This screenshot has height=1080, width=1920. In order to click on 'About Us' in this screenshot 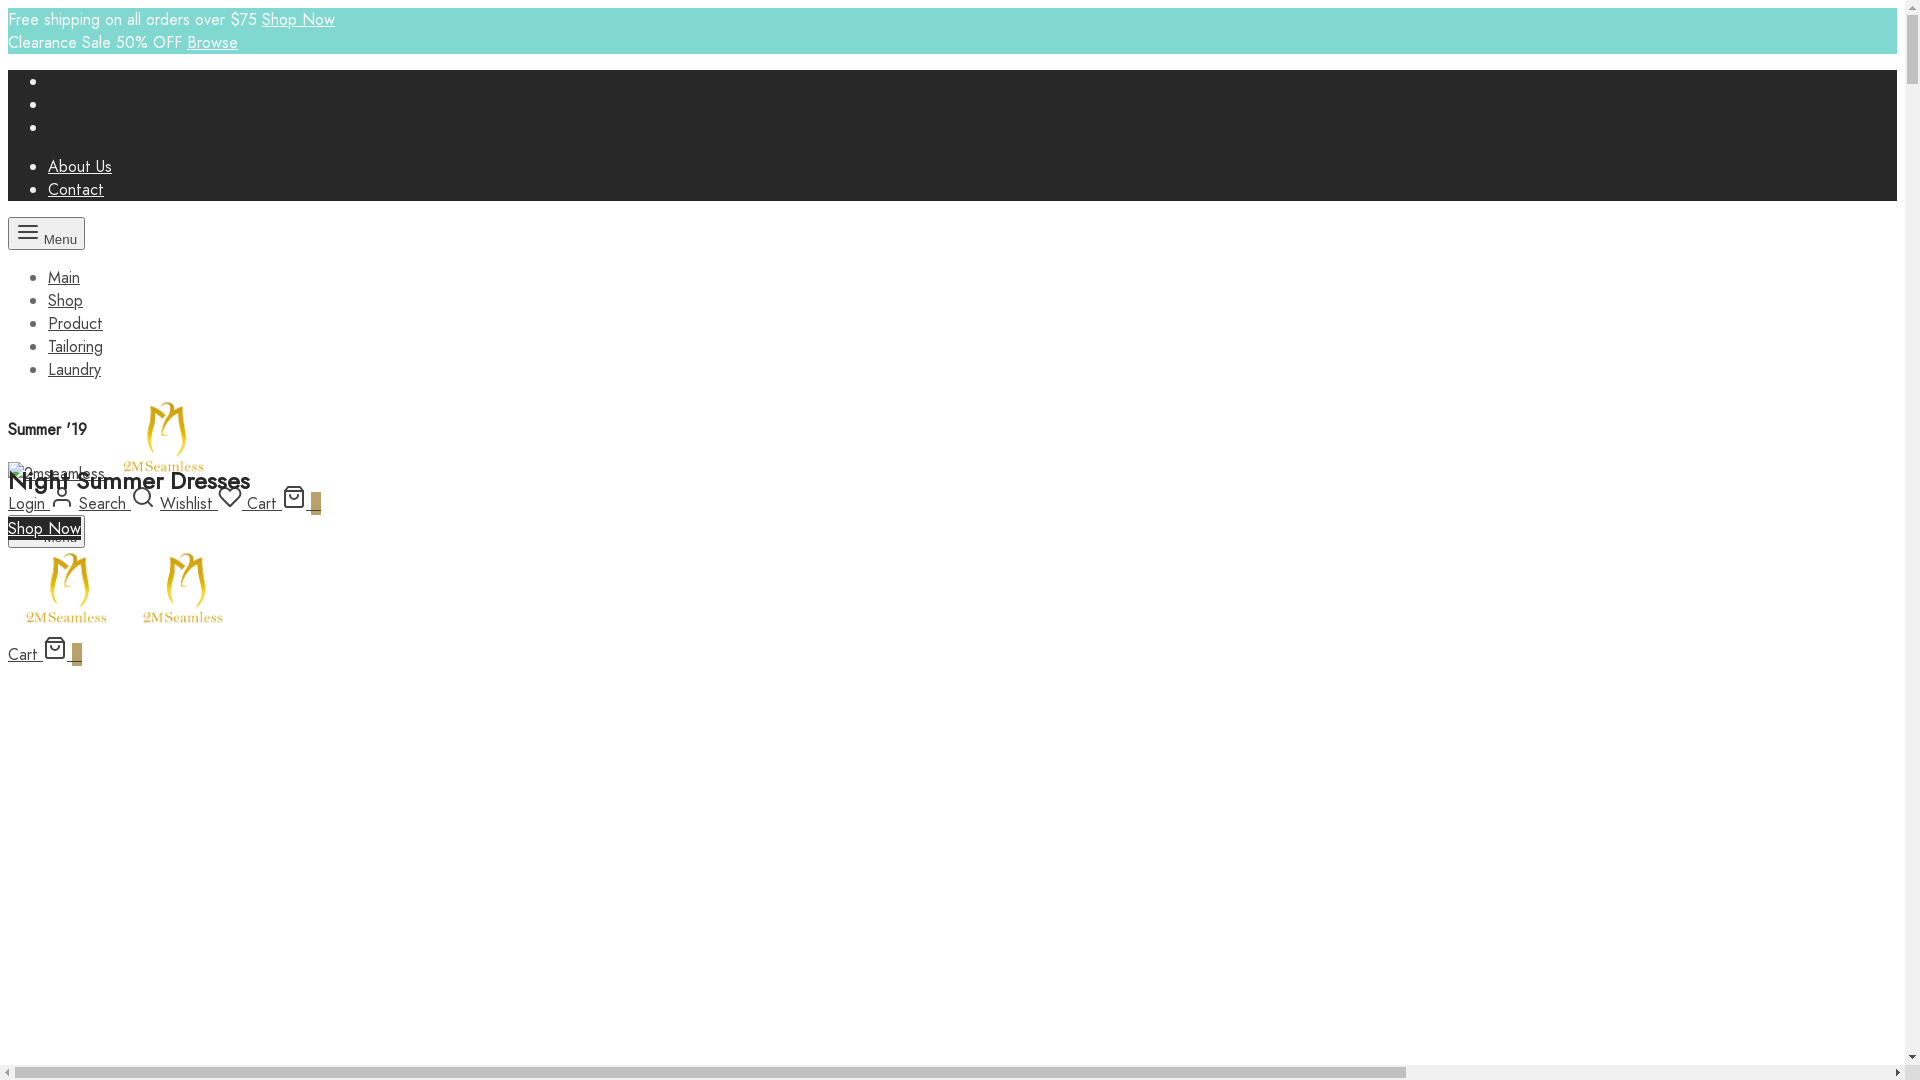, I will do `click(80, 165)`.